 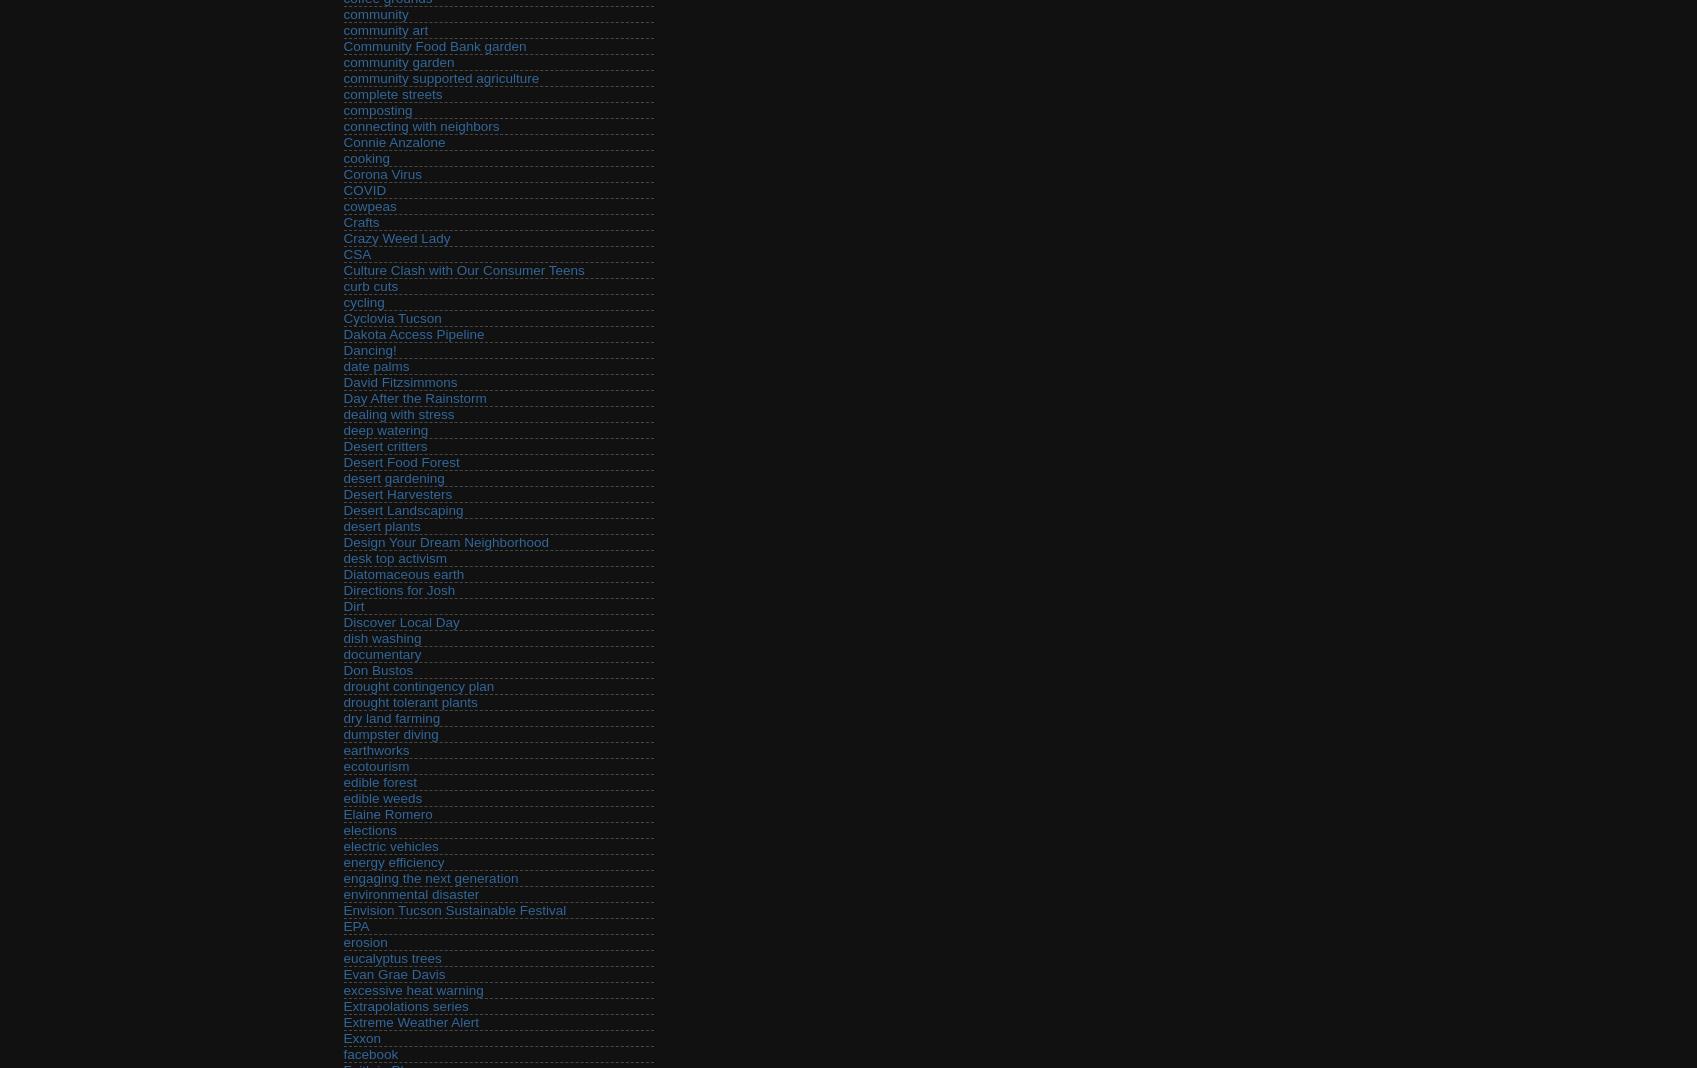 I want to click on 'dumpster diving', so click(x=342, y=734).